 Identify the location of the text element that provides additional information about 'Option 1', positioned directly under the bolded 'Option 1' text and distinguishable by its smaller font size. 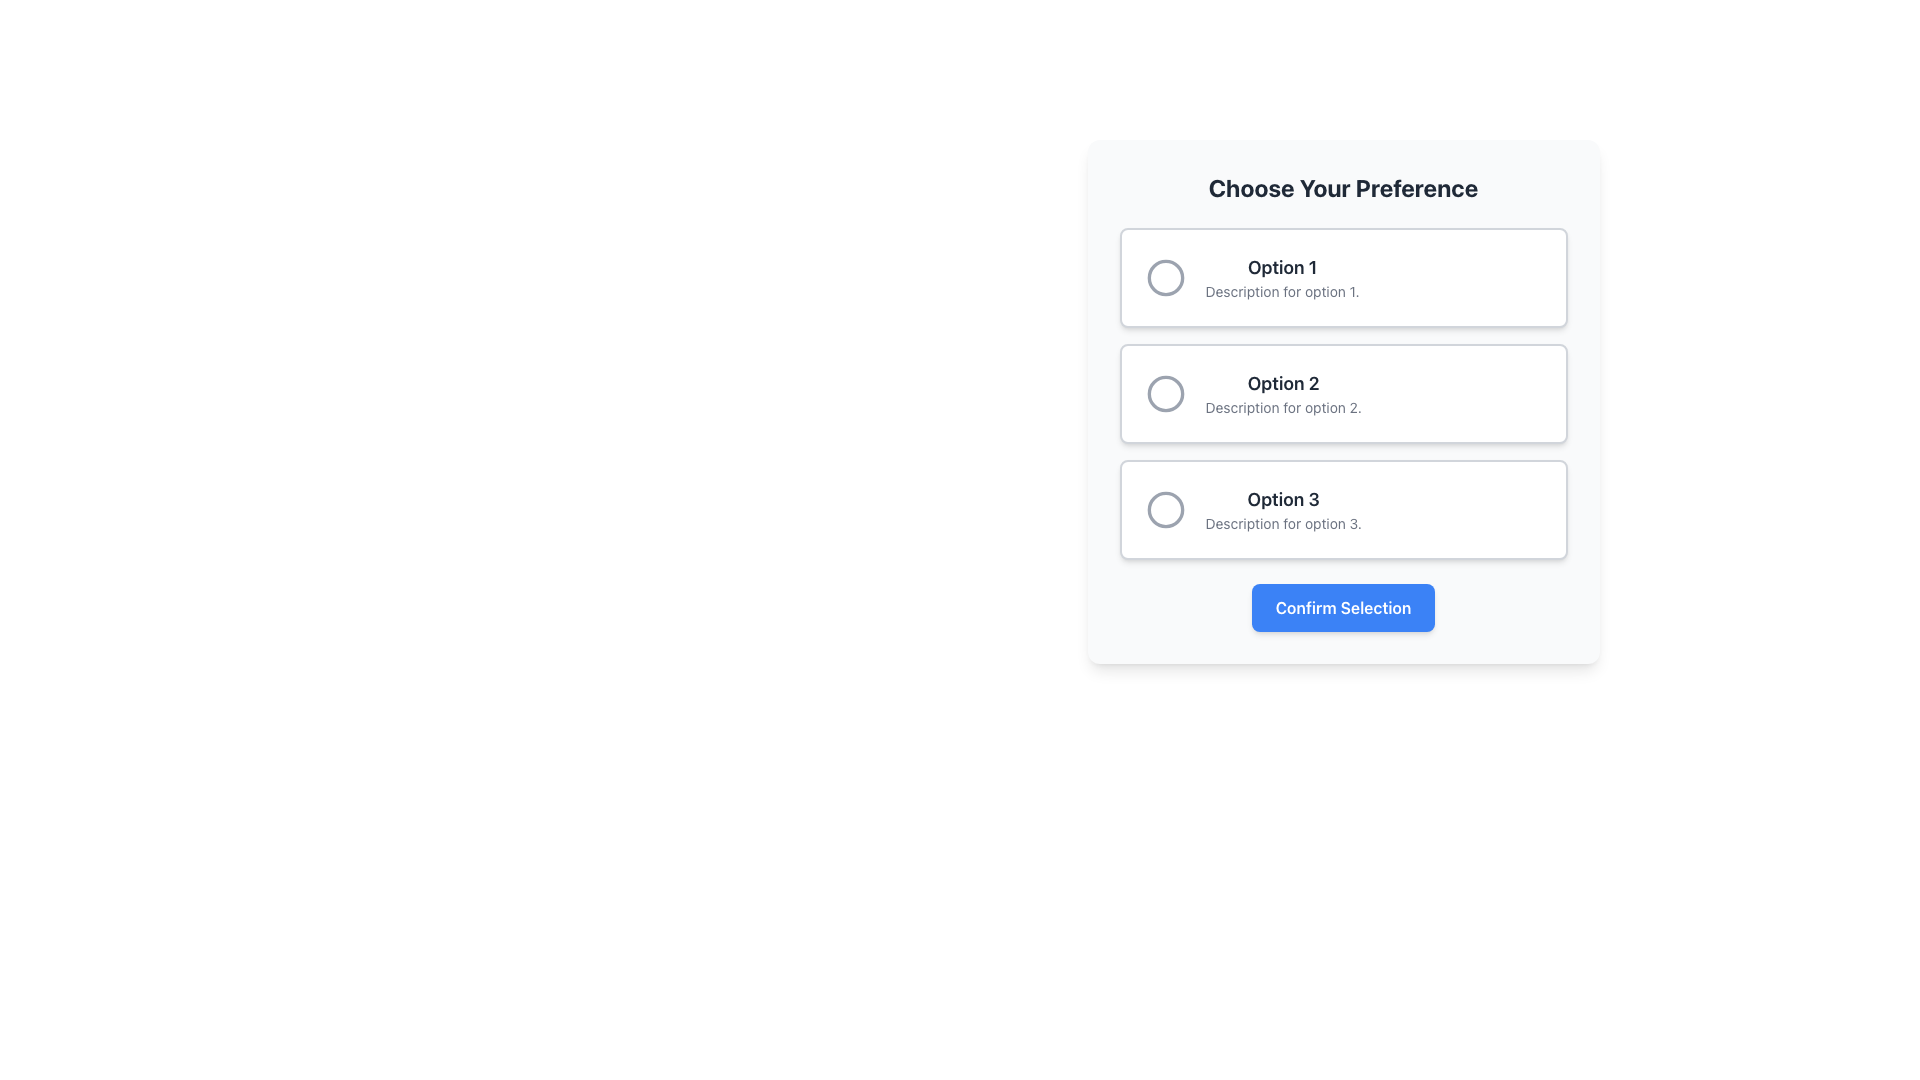
(1282, 292).